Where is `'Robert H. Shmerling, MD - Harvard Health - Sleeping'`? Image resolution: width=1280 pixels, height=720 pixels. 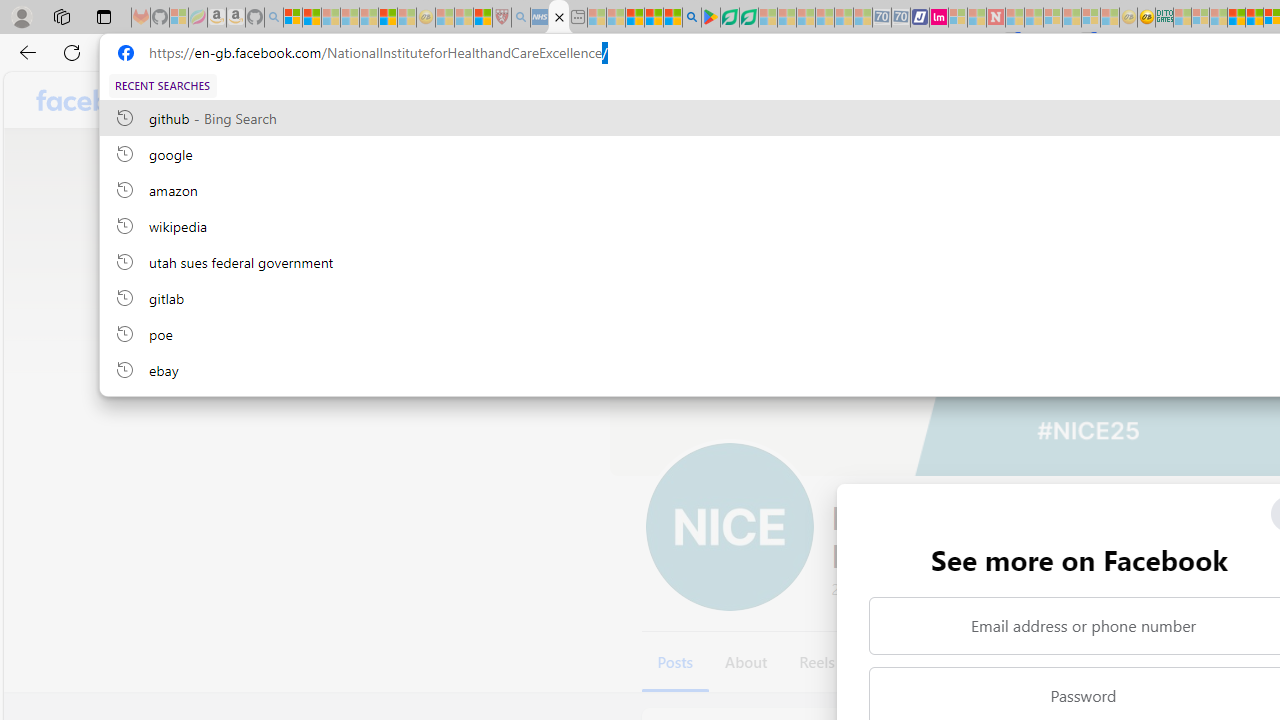 'Robert H. Shmerling, MD - Harvard Health - Sleeping' is located at coordinates (501, 17).